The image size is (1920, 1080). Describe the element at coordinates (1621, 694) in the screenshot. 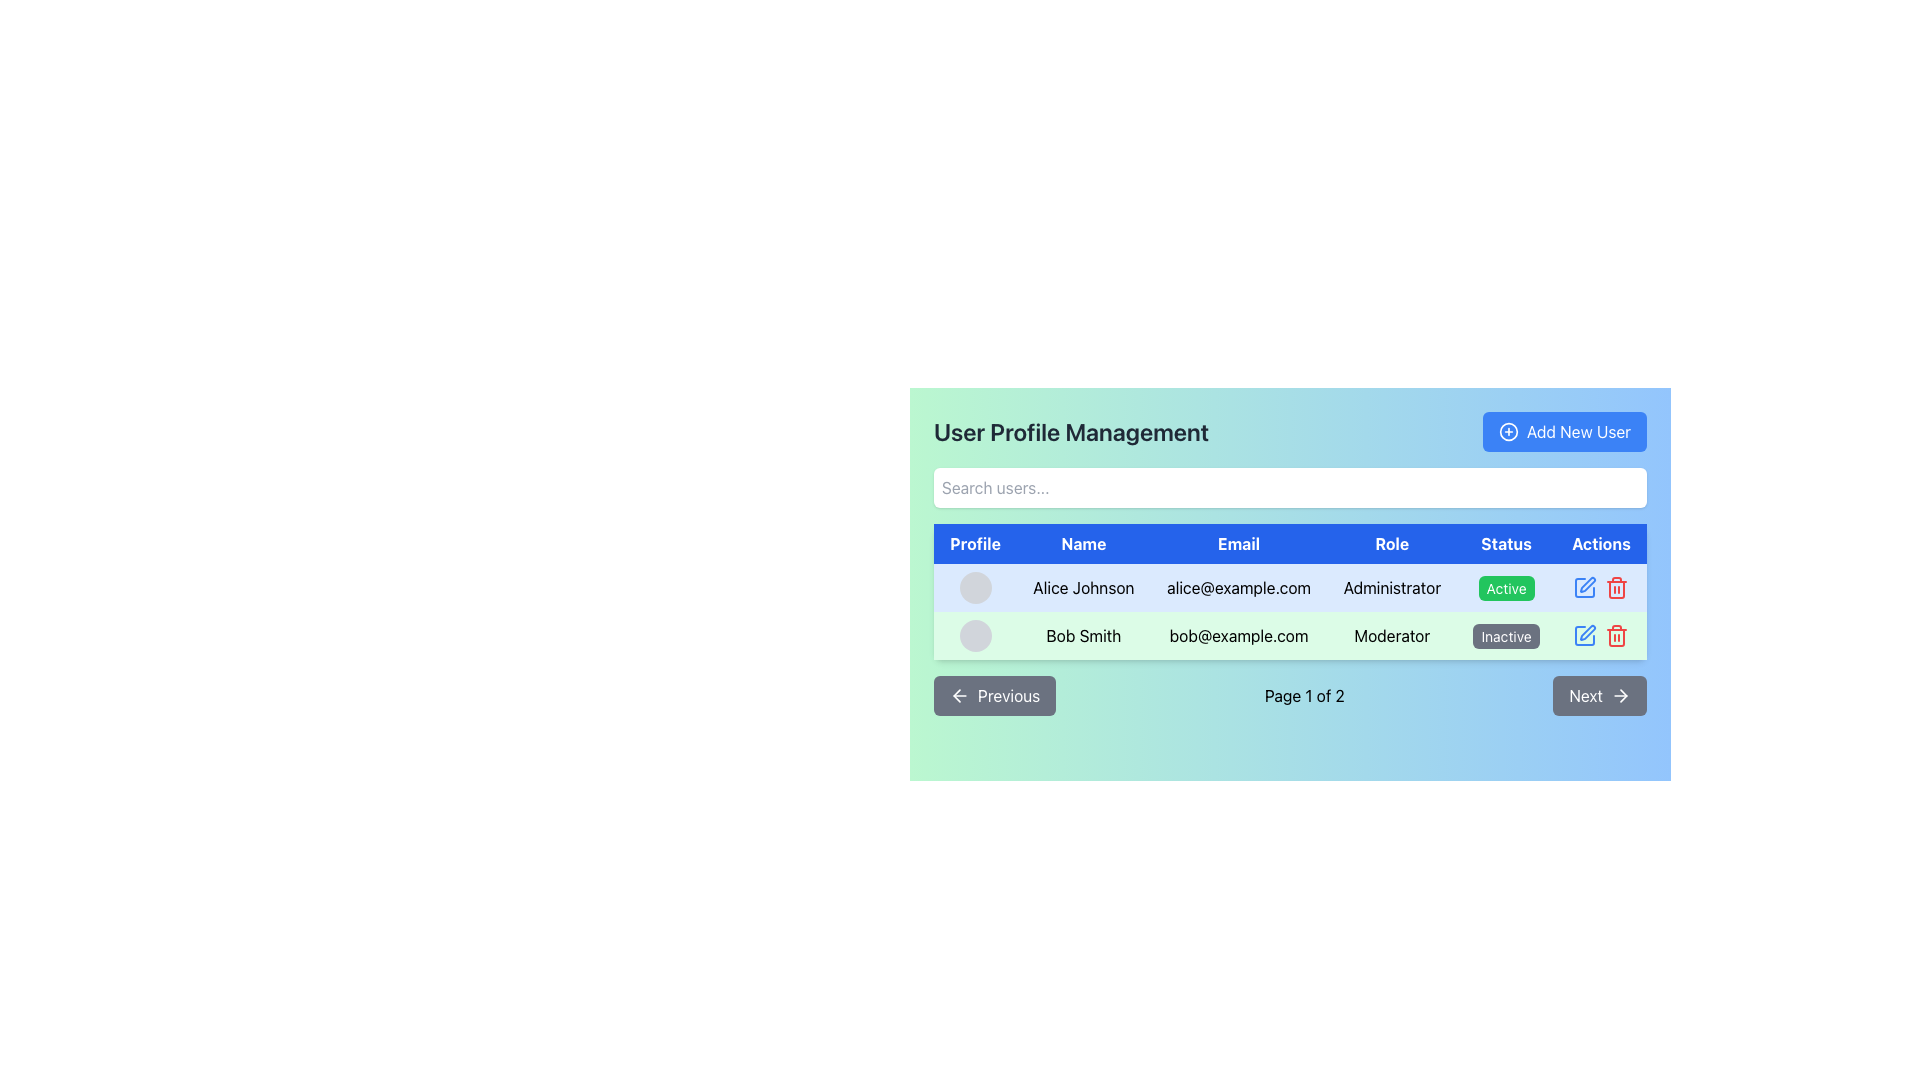

I see `the right-pointing arrow icon with a minimalist design, located within a button next to the 'Next' label` at that location.